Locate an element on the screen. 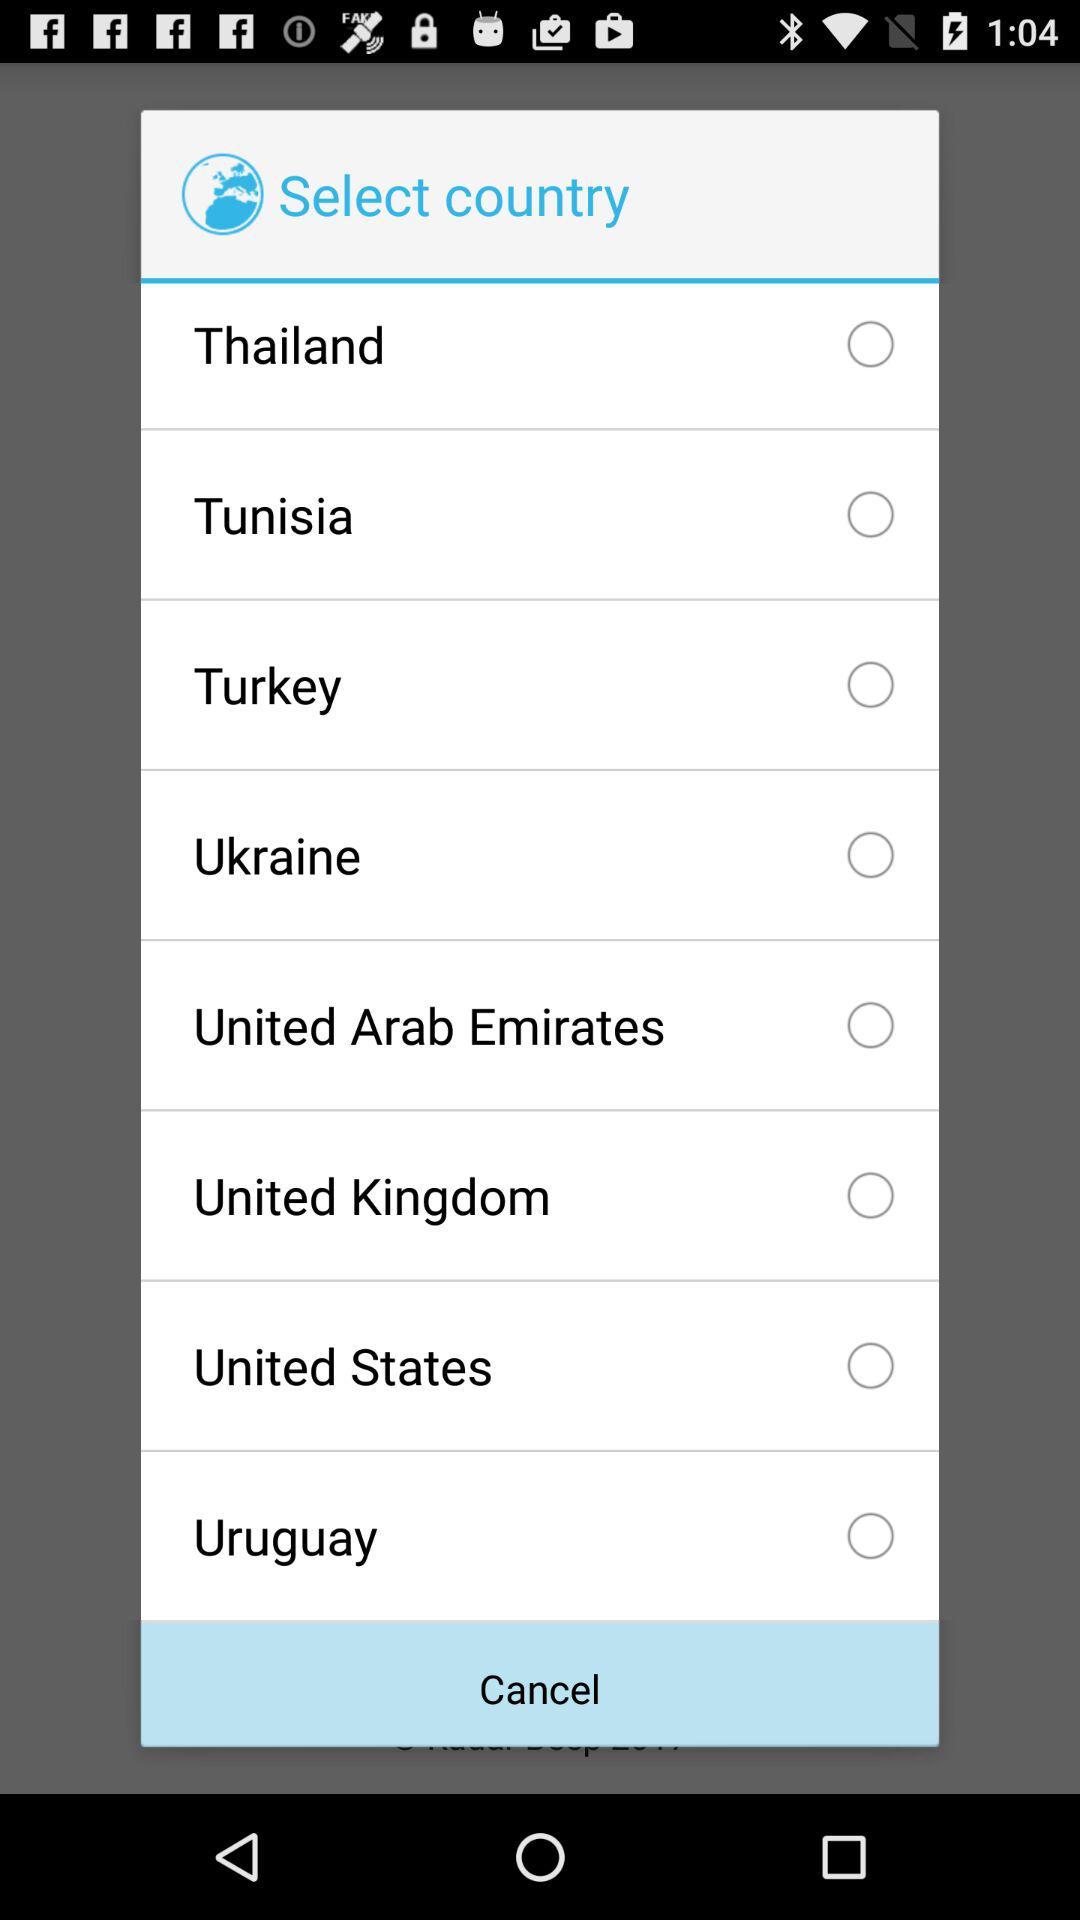 The image size is (1080, 1920). the united arab emirates item is located at coordinates (540, 1025).